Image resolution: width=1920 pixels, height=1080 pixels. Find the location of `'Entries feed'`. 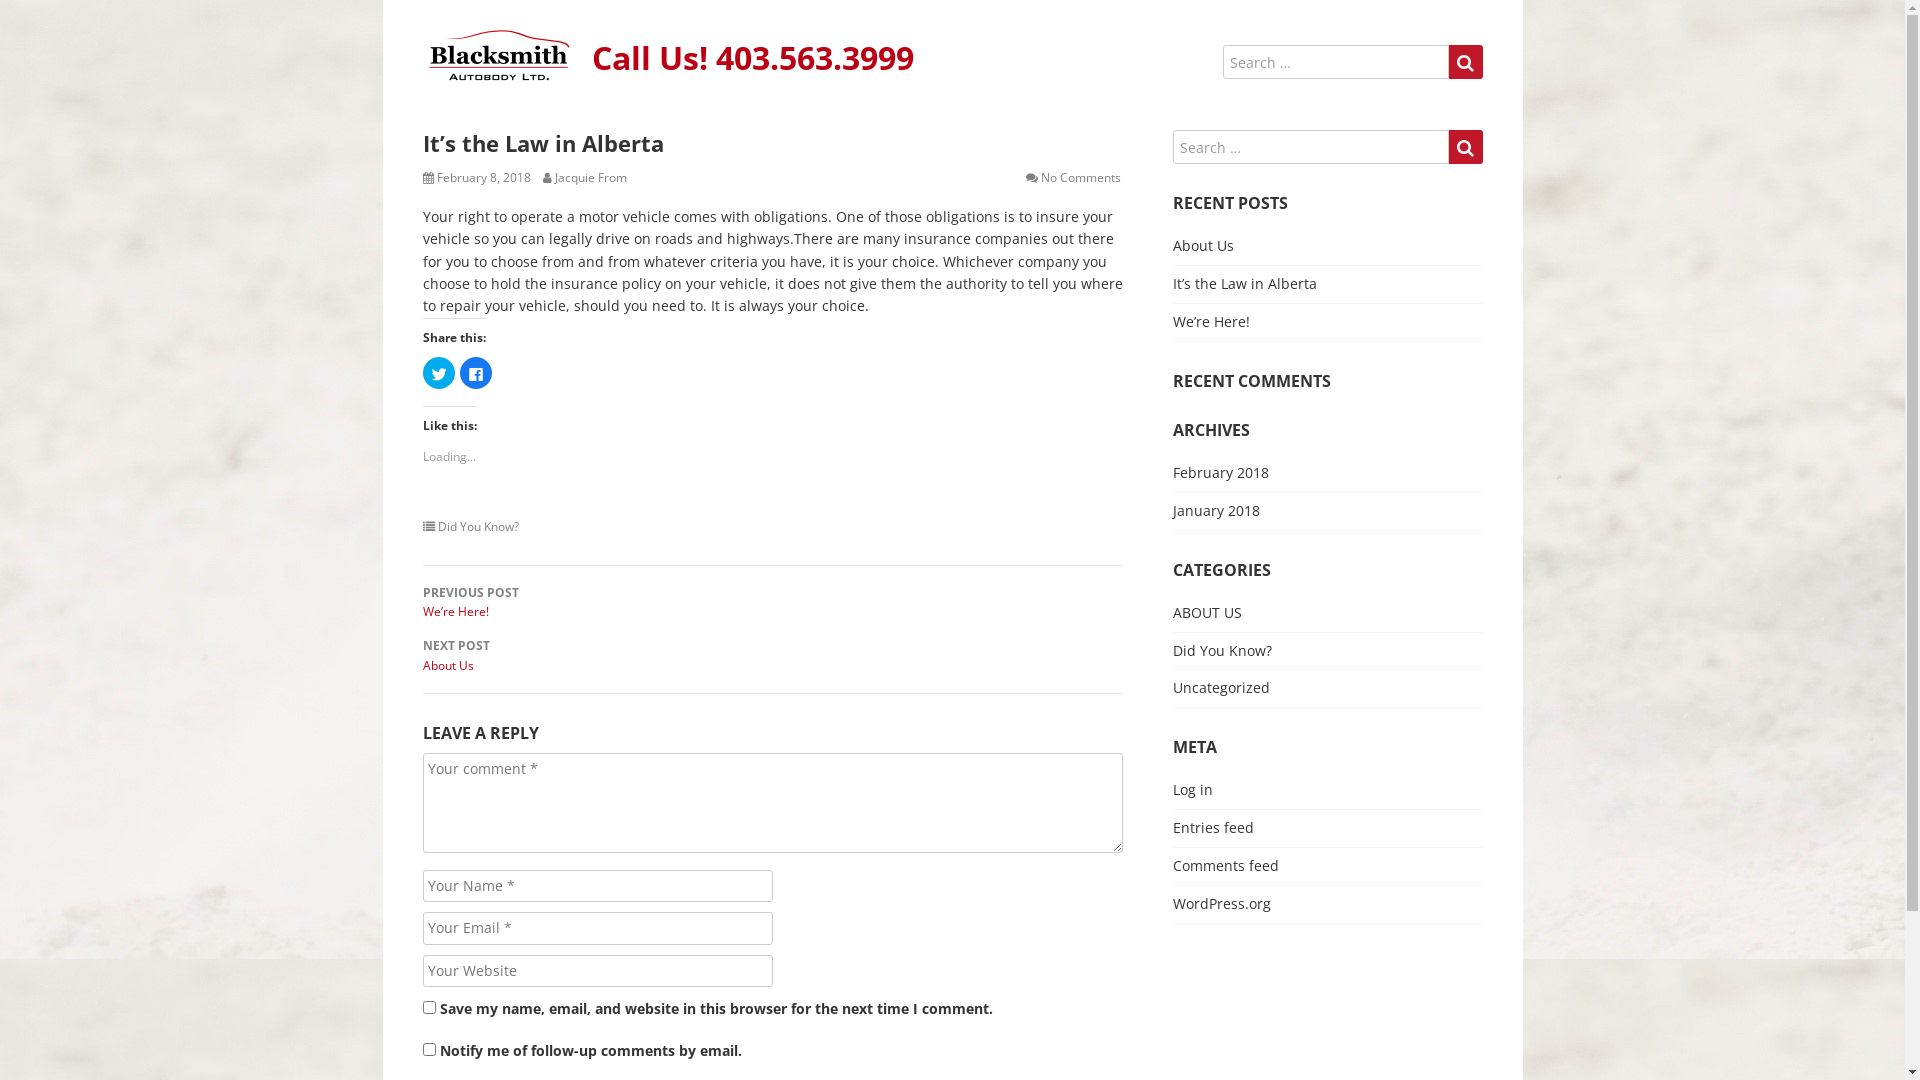

'Entries feed' is located at coordinates (1211, 827).